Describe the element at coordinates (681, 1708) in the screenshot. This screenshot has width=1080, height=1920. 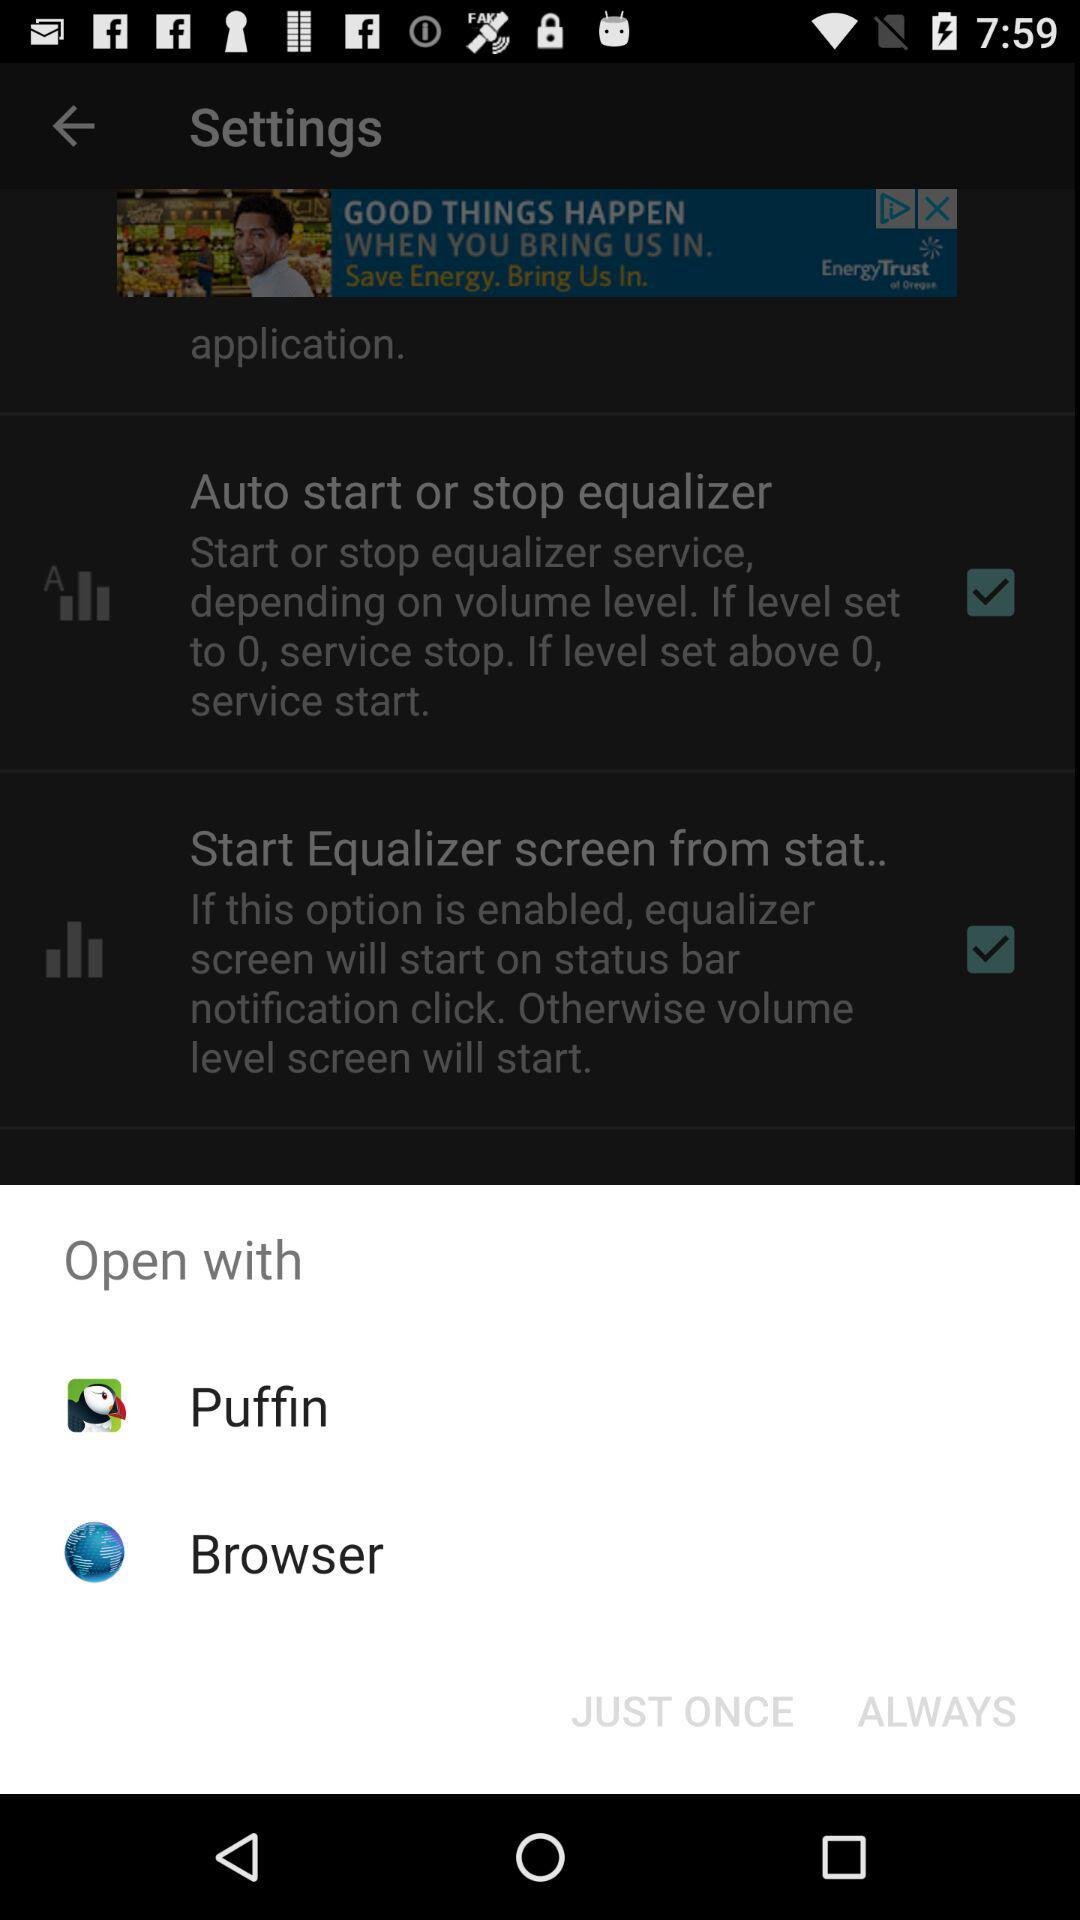
I see `the item to the left of always button` at that location.